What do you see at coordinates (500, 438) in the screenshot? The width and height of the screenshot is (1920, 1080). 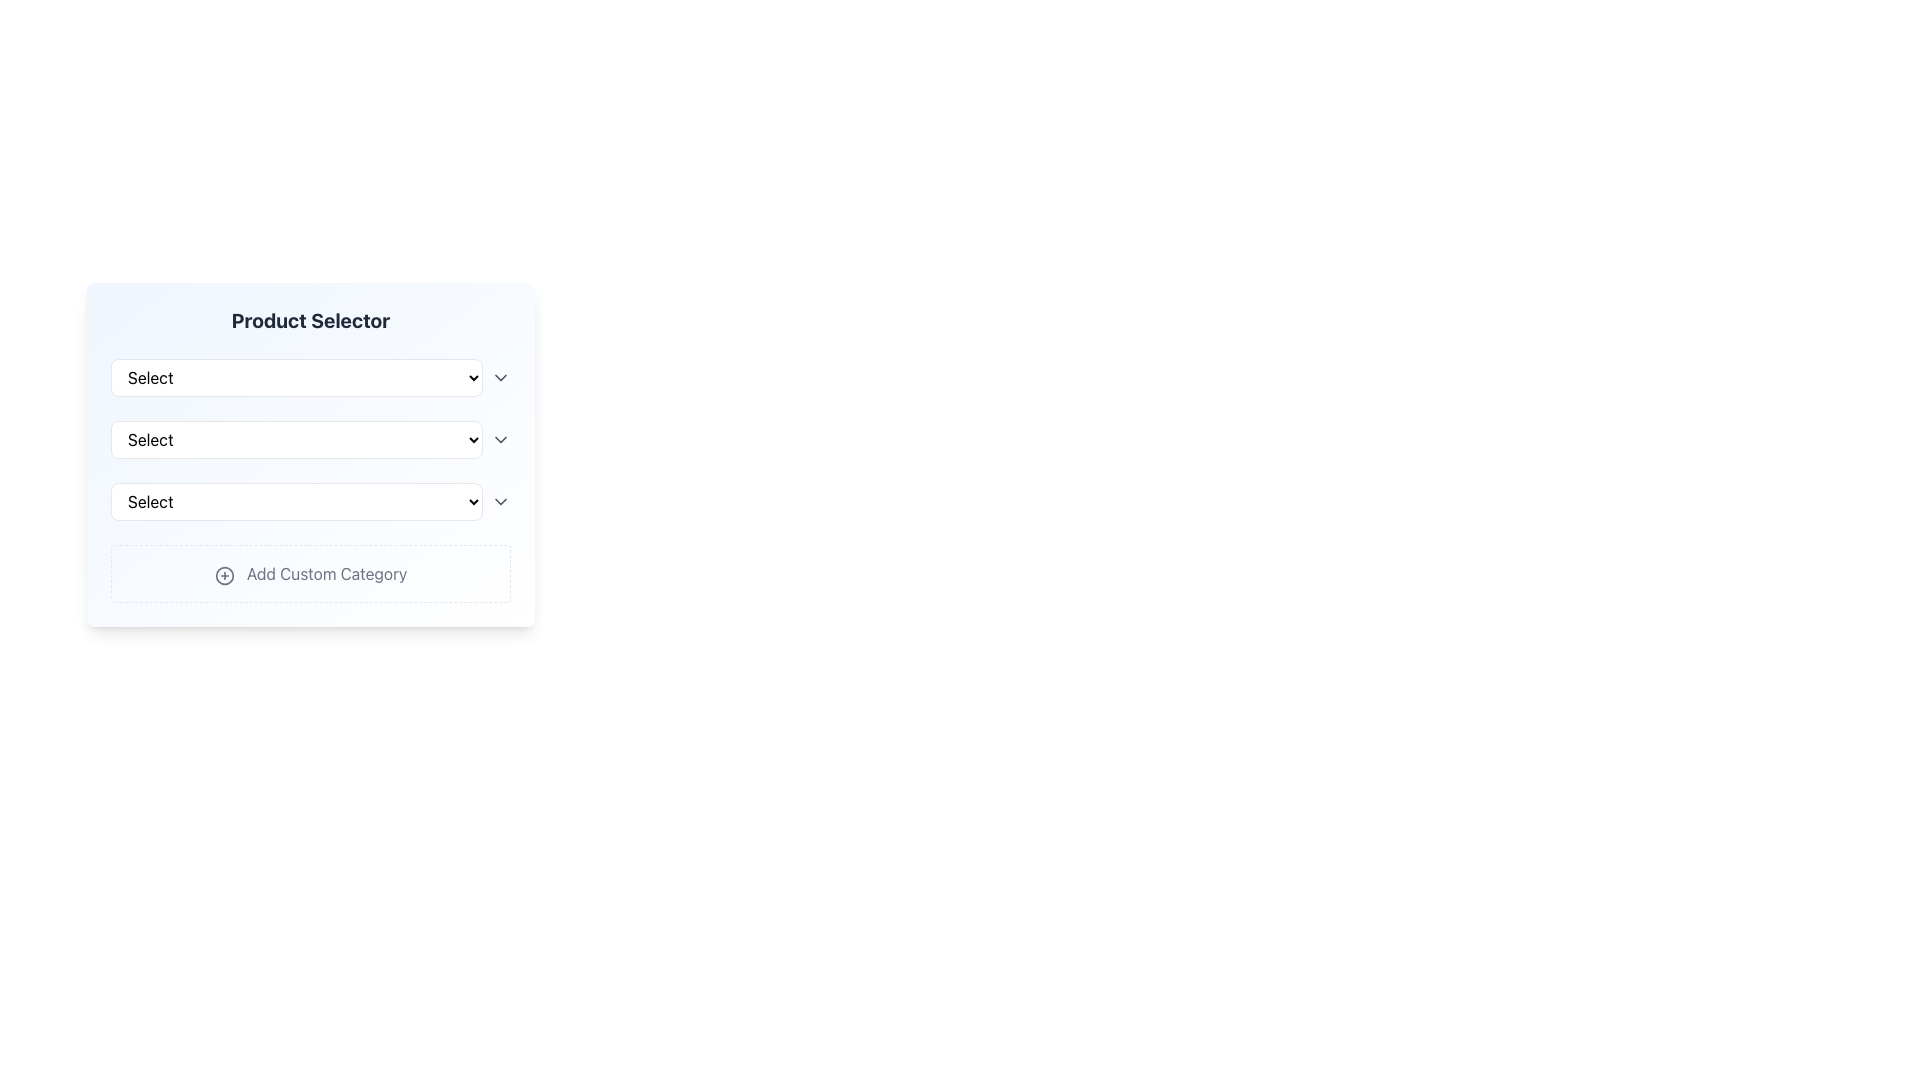 I see `the Chevron Downward icon located at the far-right of the second 'Select' dropdown field by moving the cursor to its center point` at bounding box center [500, 438].